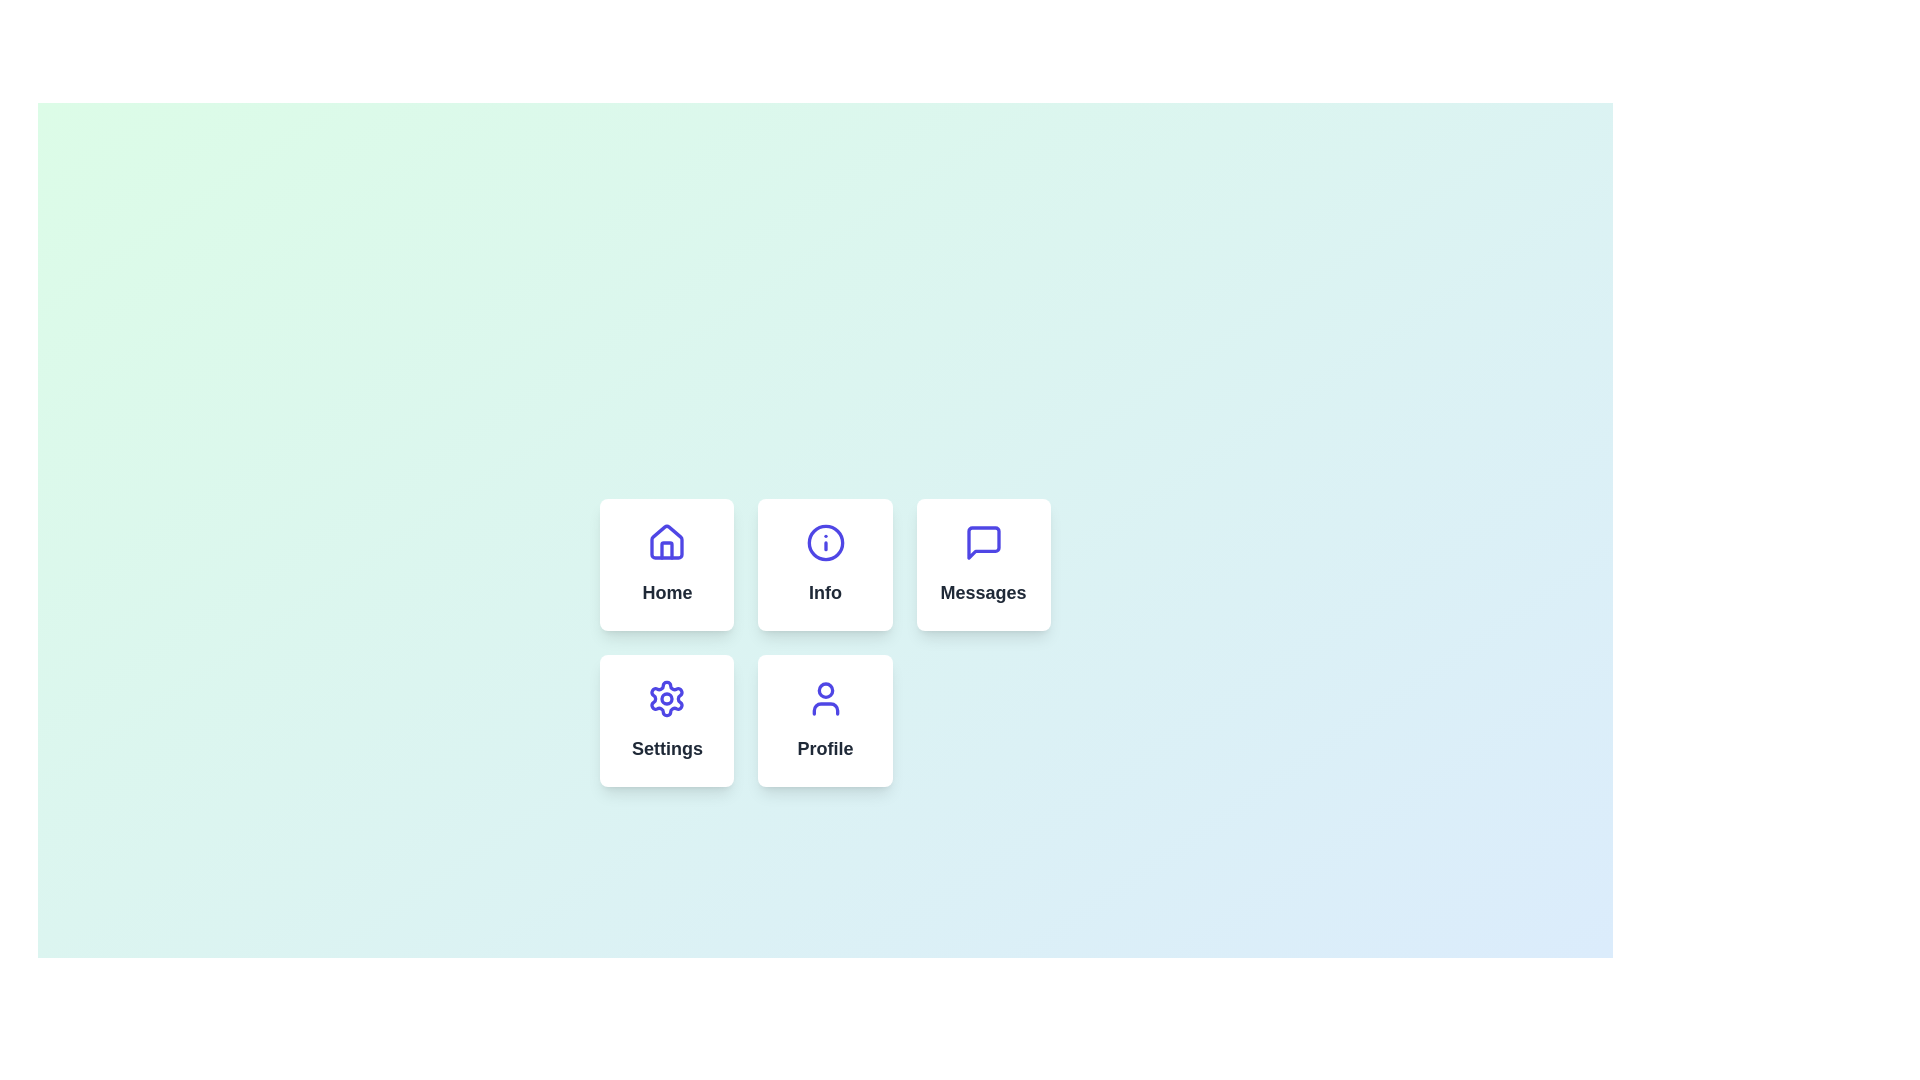  I want to click on the lower rectangular part of the house icon in the Home SVG element located in the top-left square of the grid, so click(667, 550).